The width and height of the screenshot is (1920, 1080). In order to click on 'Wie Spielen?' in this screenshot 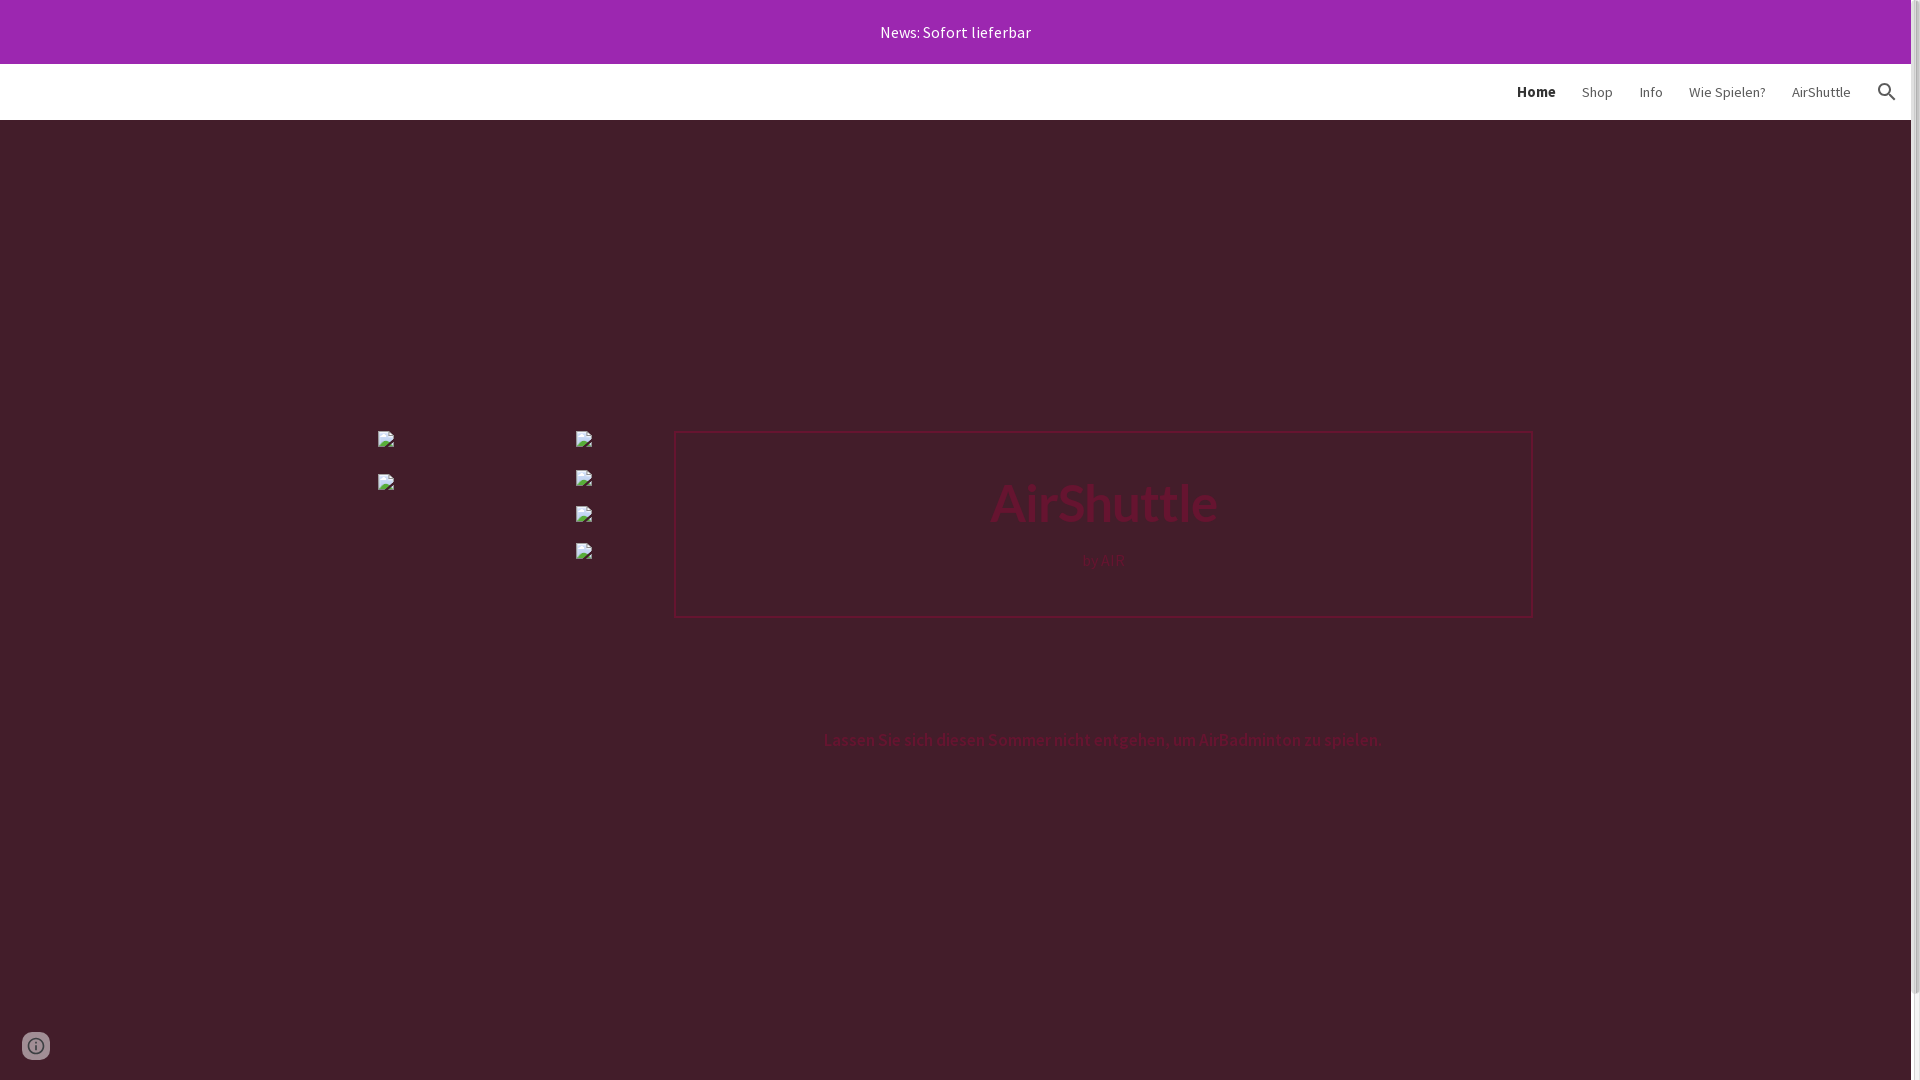, I will do `click(1726, 92)`.